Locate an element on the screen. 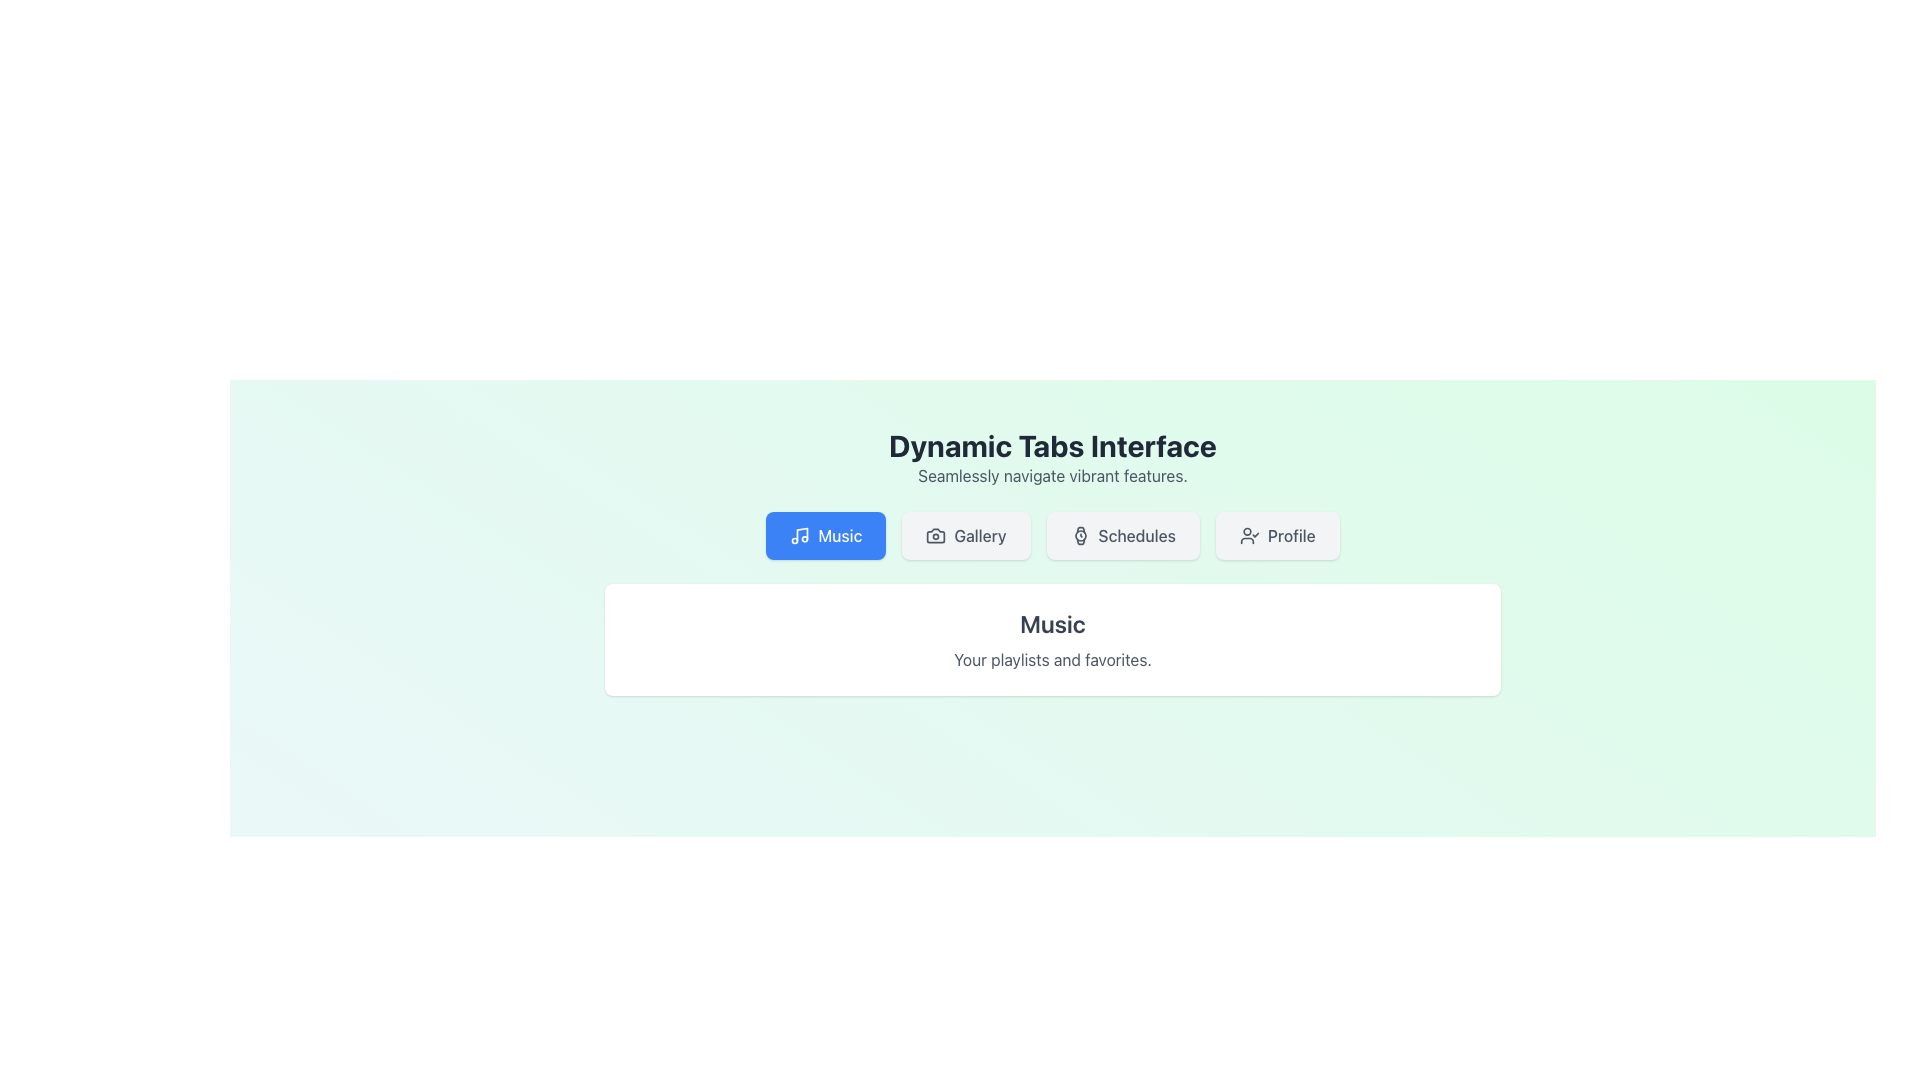 This screenshot has width=1920, height=1080. static text element that displays 'Seamlessly navigate vibrant features.' positioned beneath the title 'Dynamic Tabs Interface.' is located at coordinates (1051, 475).